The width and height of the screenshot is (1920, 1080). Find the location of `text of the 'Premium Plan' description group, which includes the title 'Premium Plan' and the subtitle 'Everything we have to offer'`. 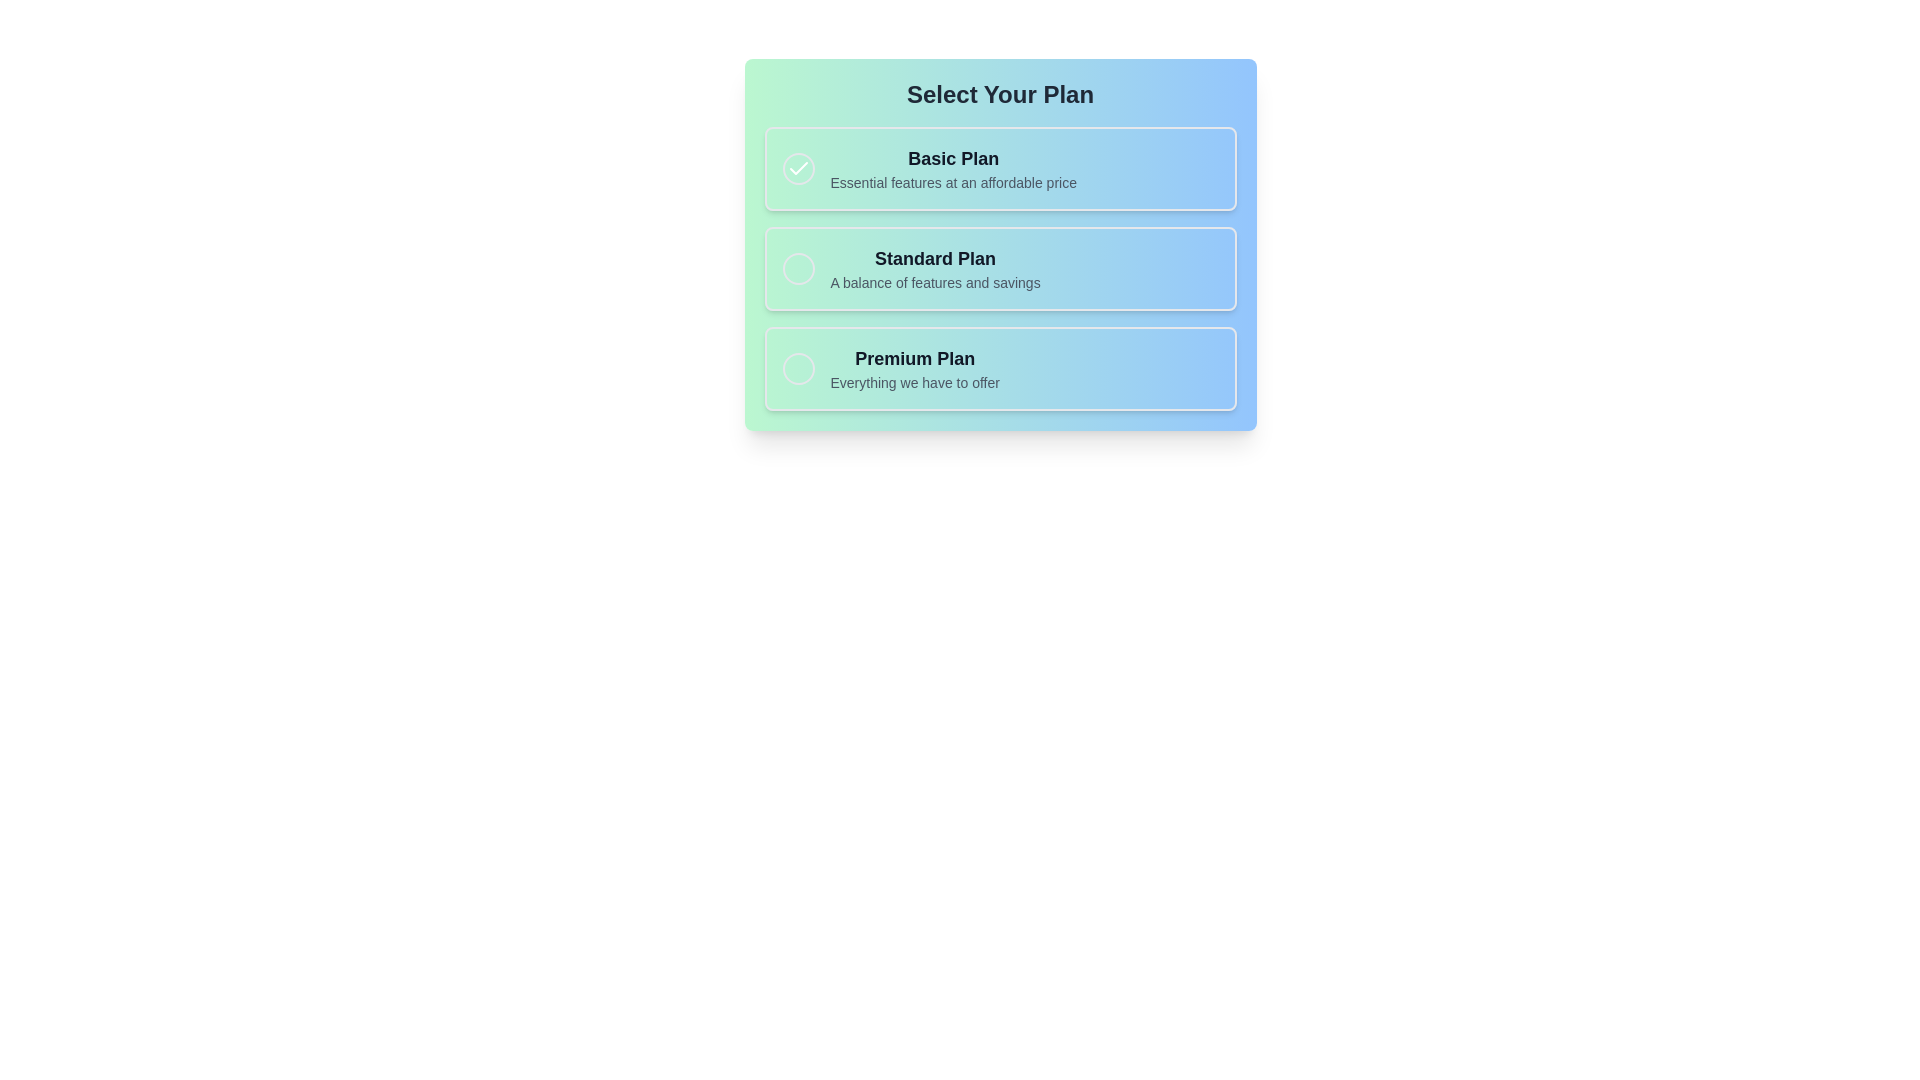

text of the 'Premium Plan' description group, which includes the title 'Premium Plan' and the subtitle 'Everything we have to offer' is located at coordinates (914, 369).